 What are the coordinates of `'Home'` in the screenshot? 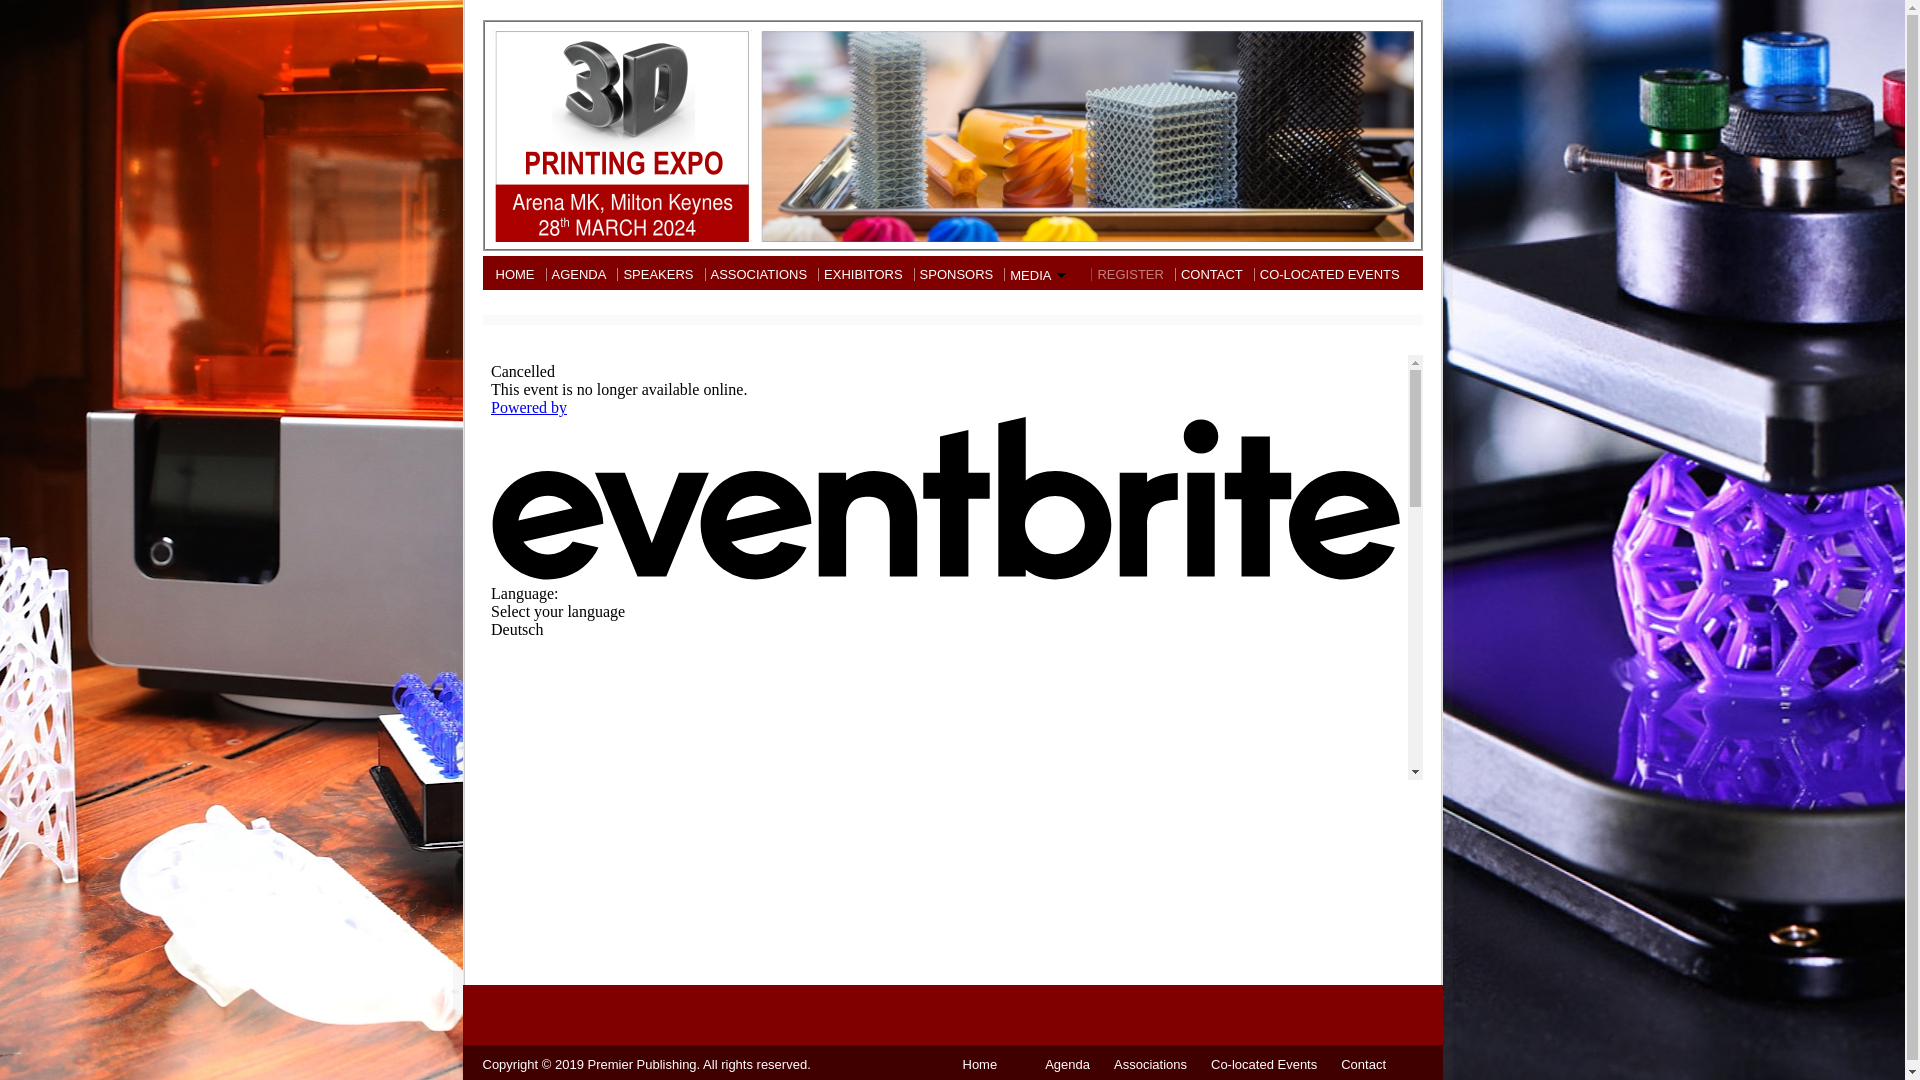 It's located at (979, 1063).